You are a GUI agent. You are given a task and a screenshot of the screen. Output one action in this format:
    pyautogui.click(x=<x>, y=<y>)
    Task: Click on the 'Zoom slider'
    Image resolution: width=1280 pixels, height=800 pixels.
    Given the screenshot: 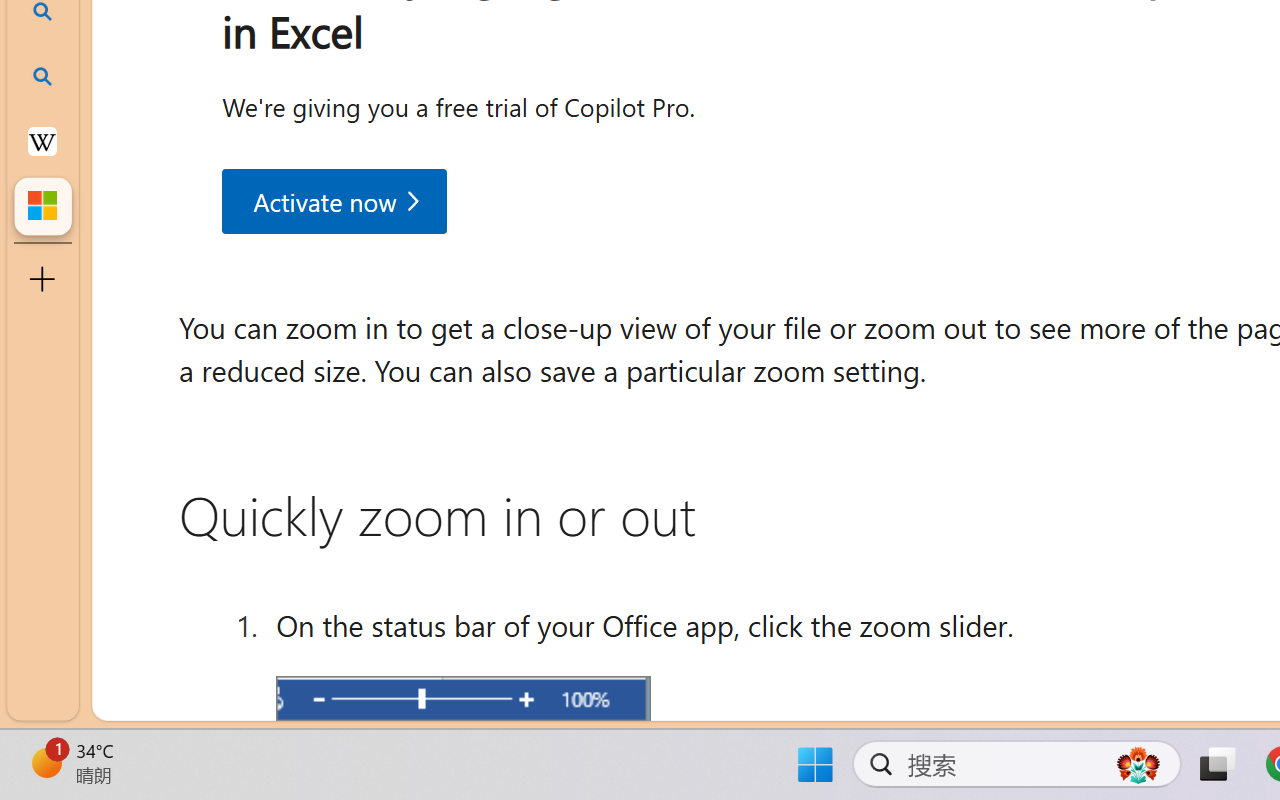 What is the action you would take?
    pyautogui.click(x=461, y=700)
    